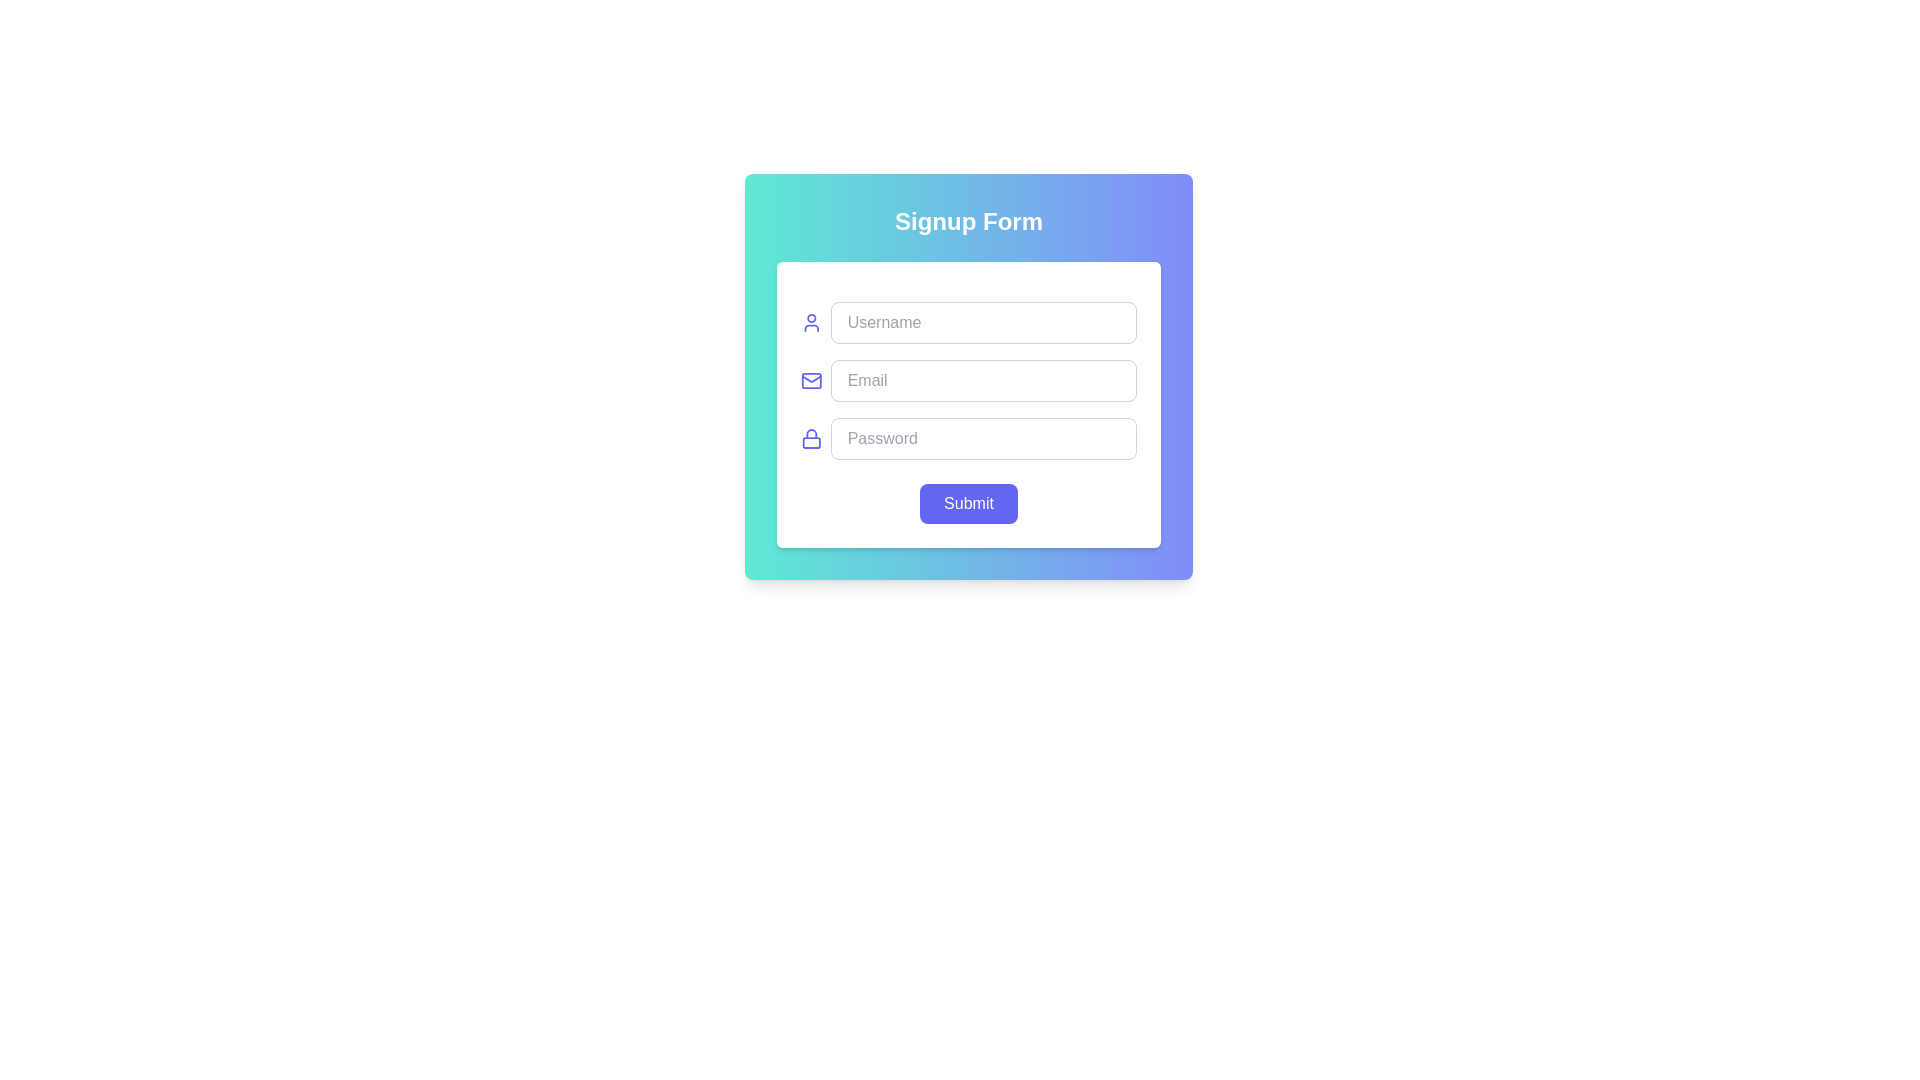  What do you see at coordinates (969, 222) in the screenshot?
I see `the title text element located at the top of the form, which serves as a heading indicating the form's purpose` at bounding box center [969, 222].